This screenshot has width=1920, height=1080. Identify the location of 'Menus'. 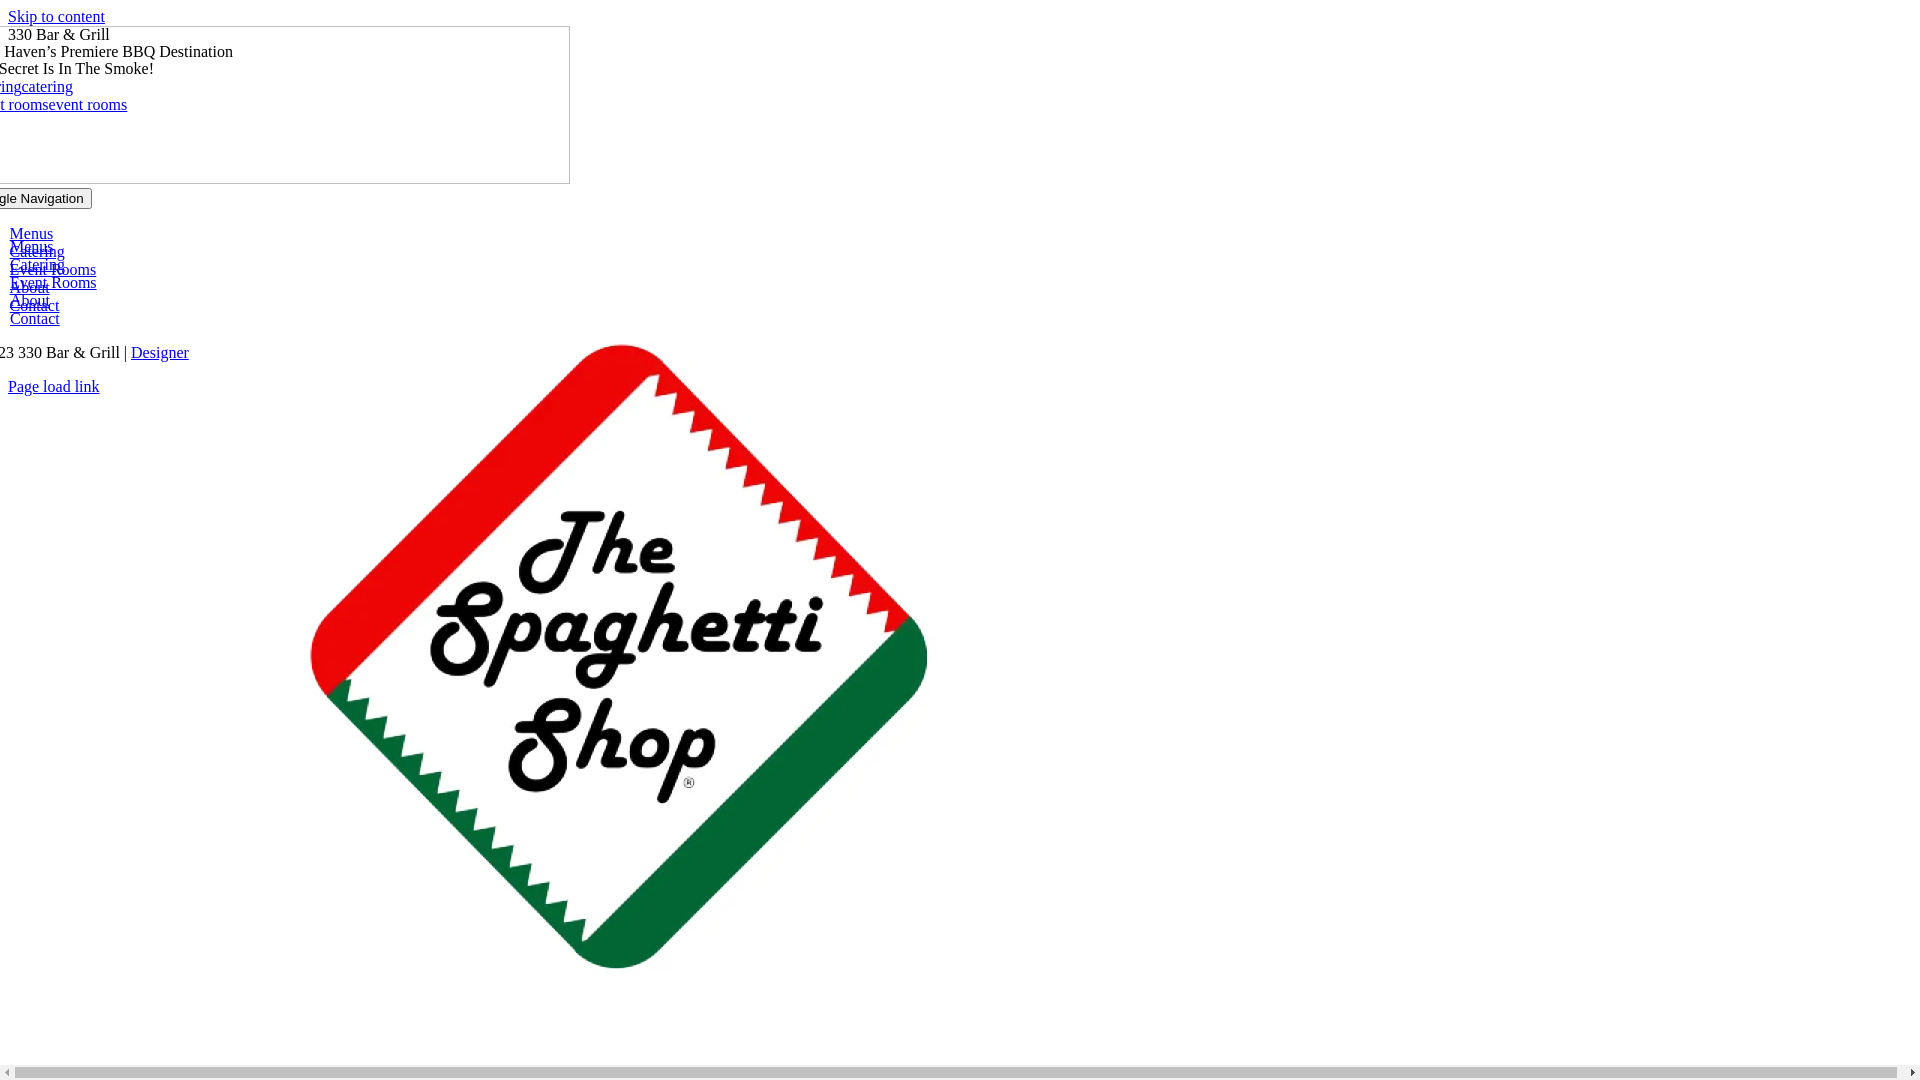
(32, 245).